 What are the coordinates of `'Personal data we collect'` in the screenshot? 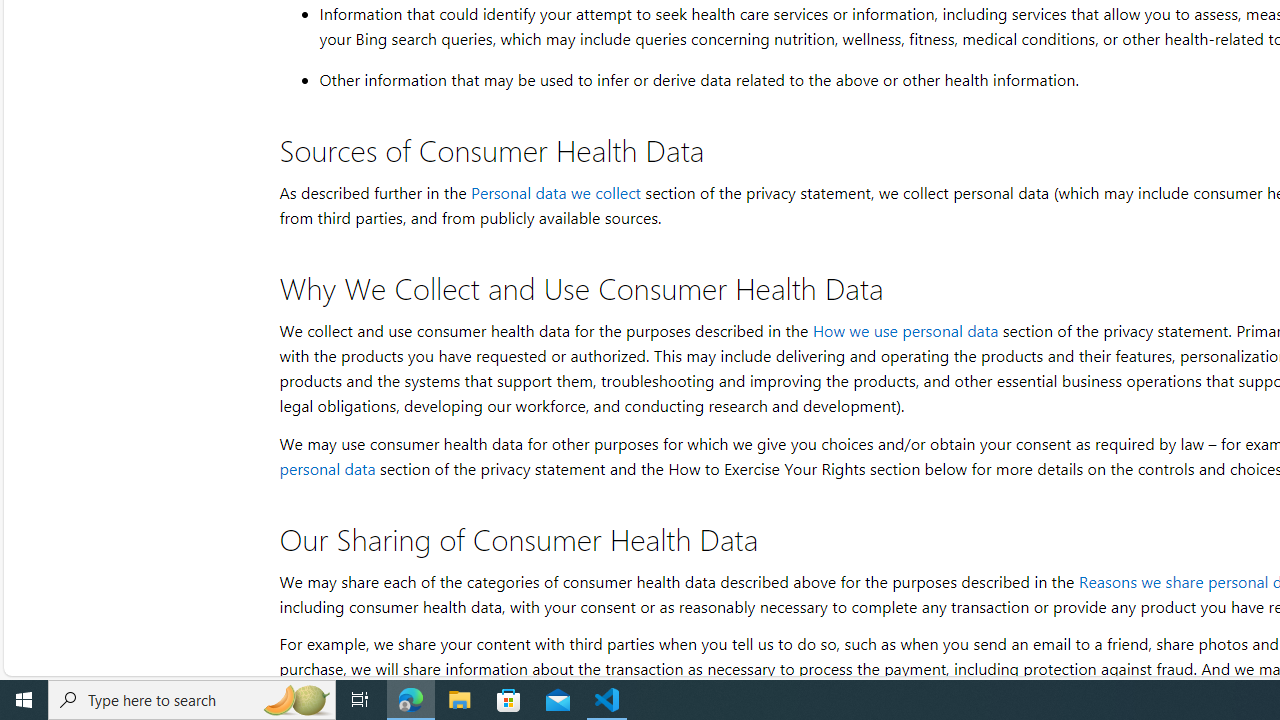 It's located at (555, 192).